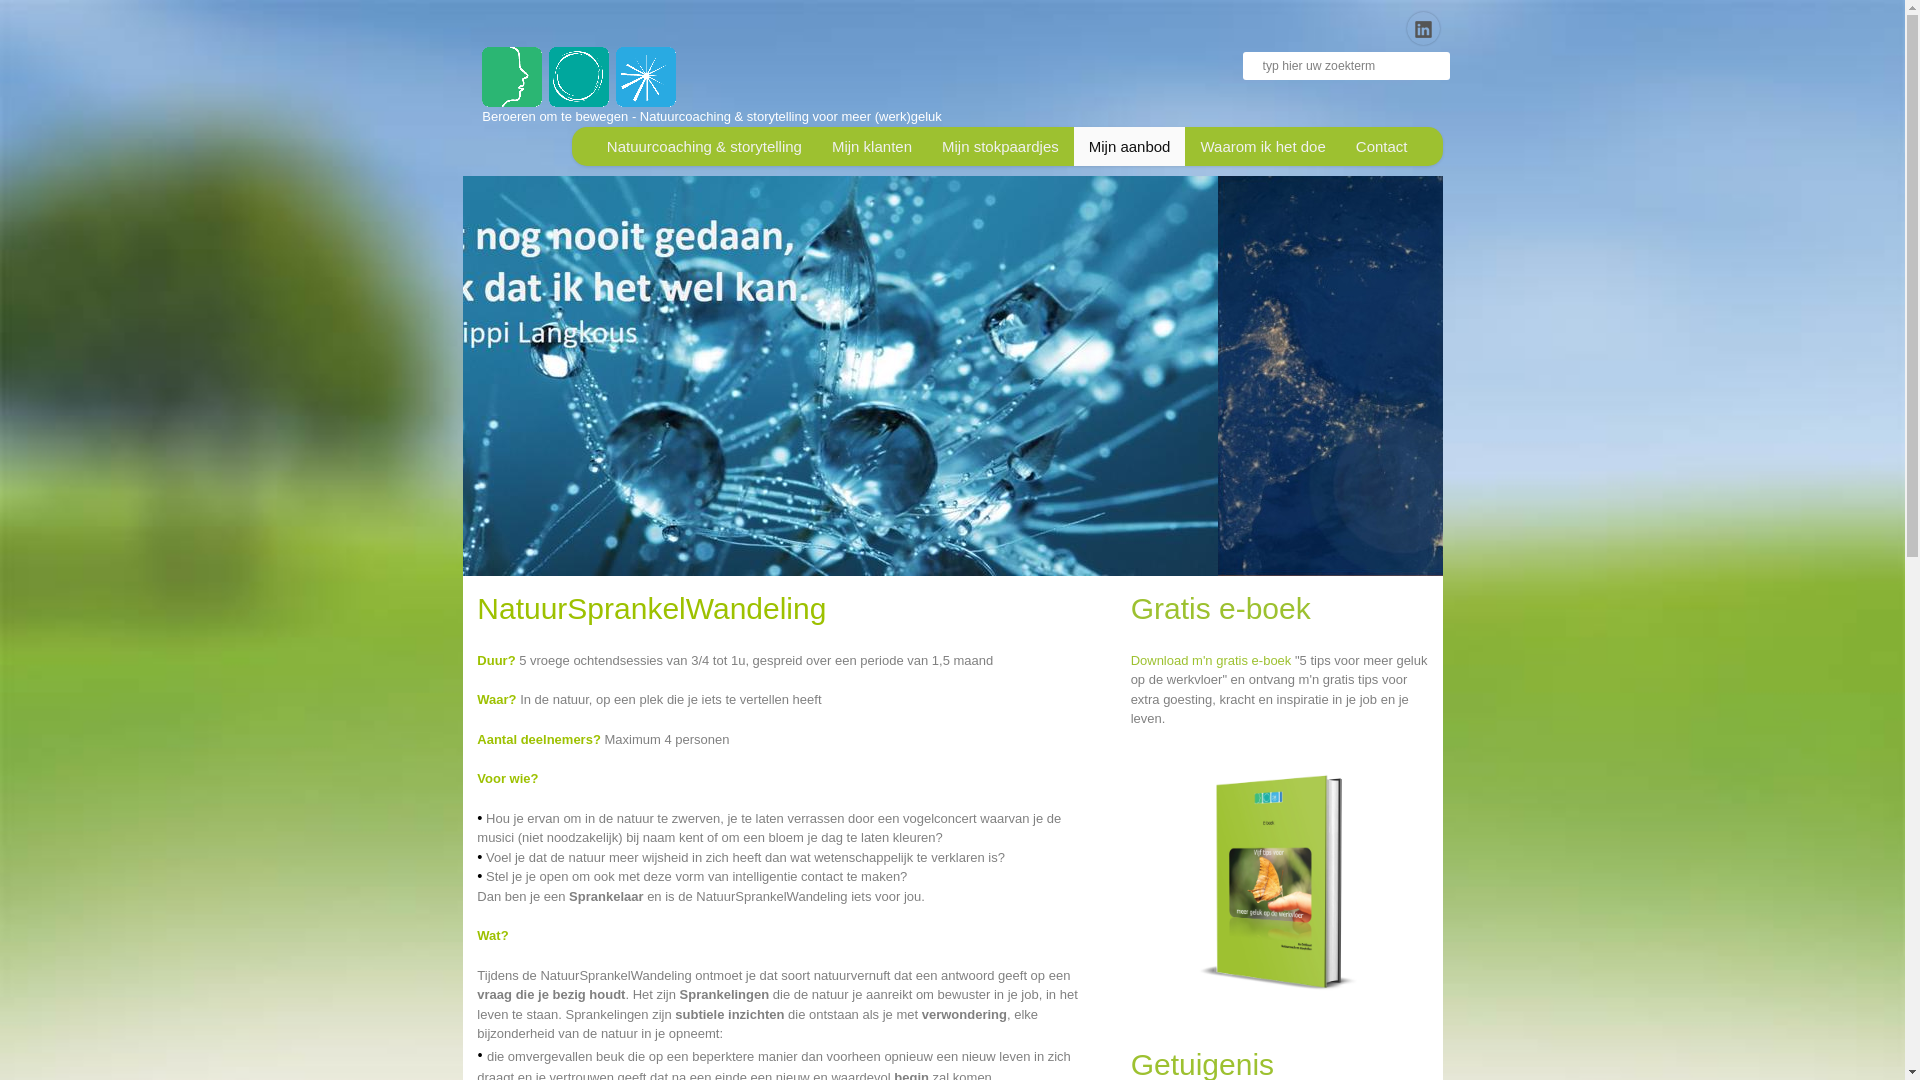 The height and width of the screenshot is (1080, 1920). Describe the element at coordinates (704, 144) in the screenshot. I see `'Natuurcoaching & storytelling'` at that location.